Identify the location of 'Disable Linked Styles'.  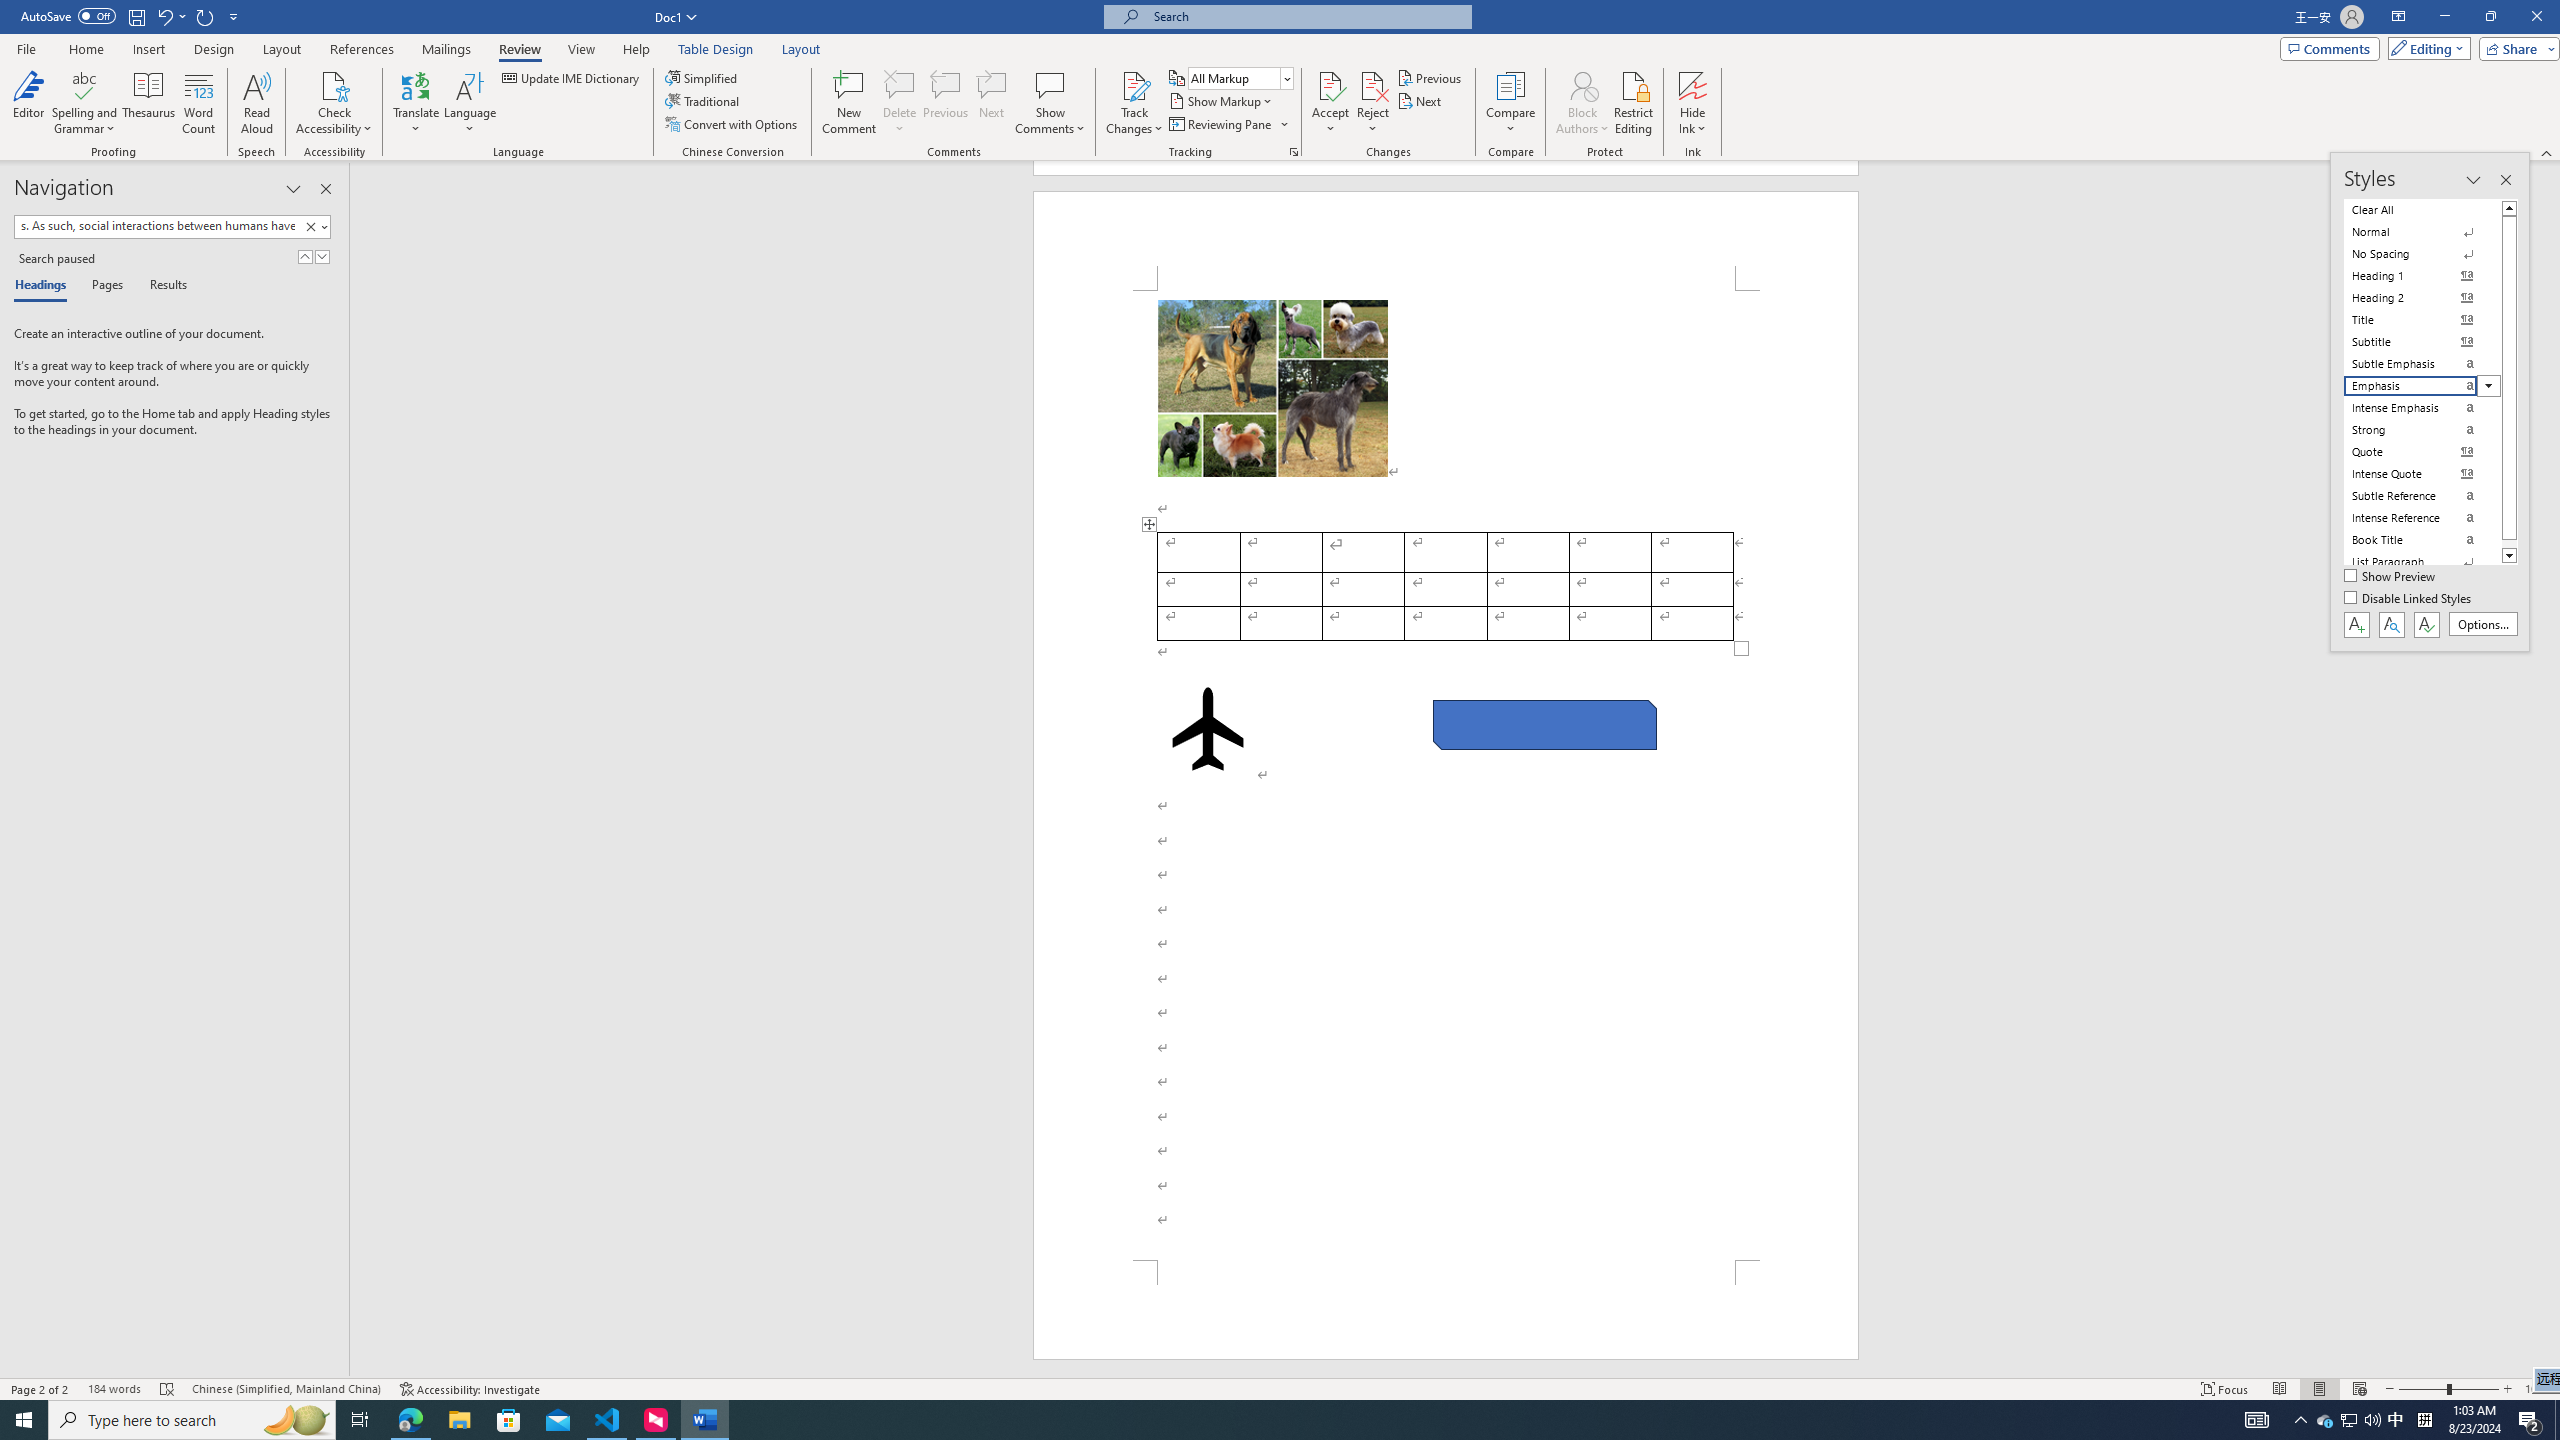
(2409, 598).